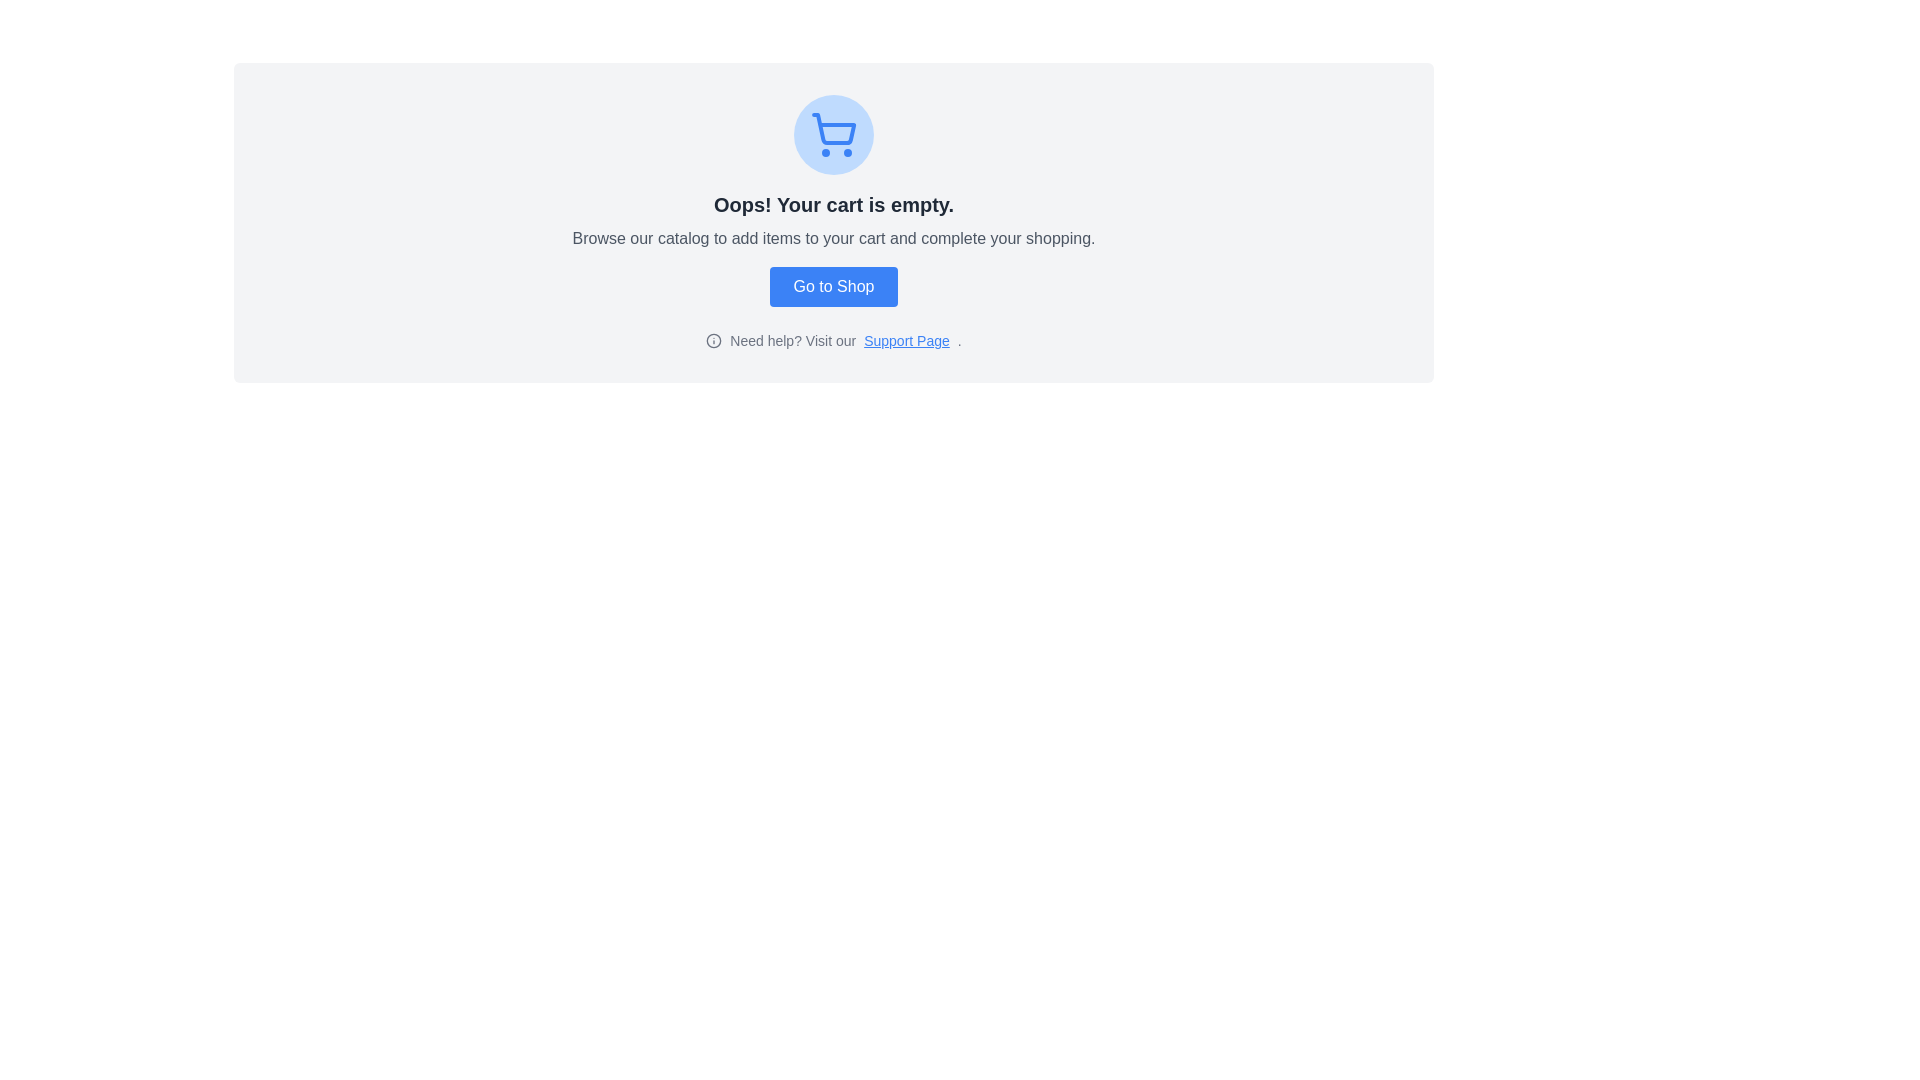  What do you see at coordinates (834, 129) in the screenshot?
I see `the central curved body of the blue cart icon, which is part of an SVG graphic at the center-top of the empty cart notice page` at bounding box center [834, 129].